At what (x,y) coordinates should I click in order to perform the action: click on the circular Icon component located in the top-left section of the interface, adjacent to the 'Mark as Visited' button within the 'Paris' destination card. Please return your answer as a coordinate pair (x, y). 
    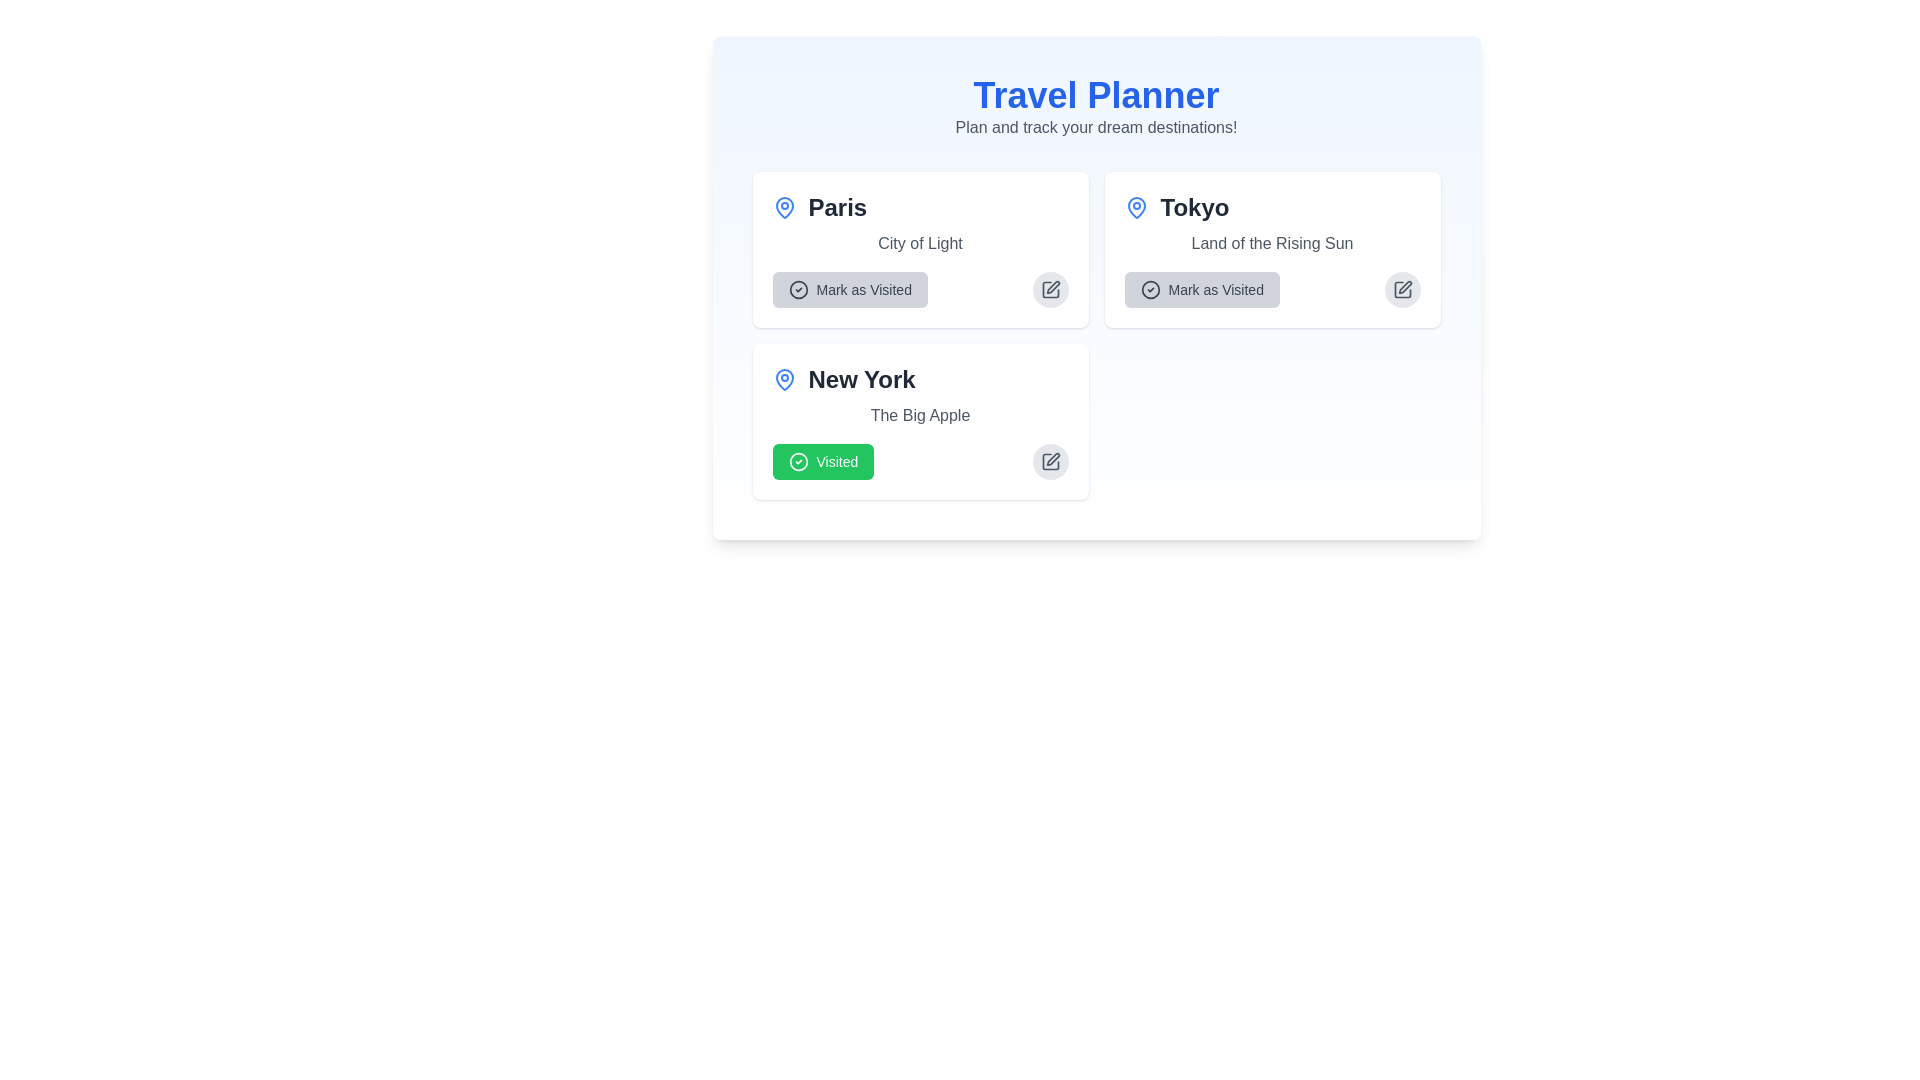
    Looking at the image, I should click on (797, 289).